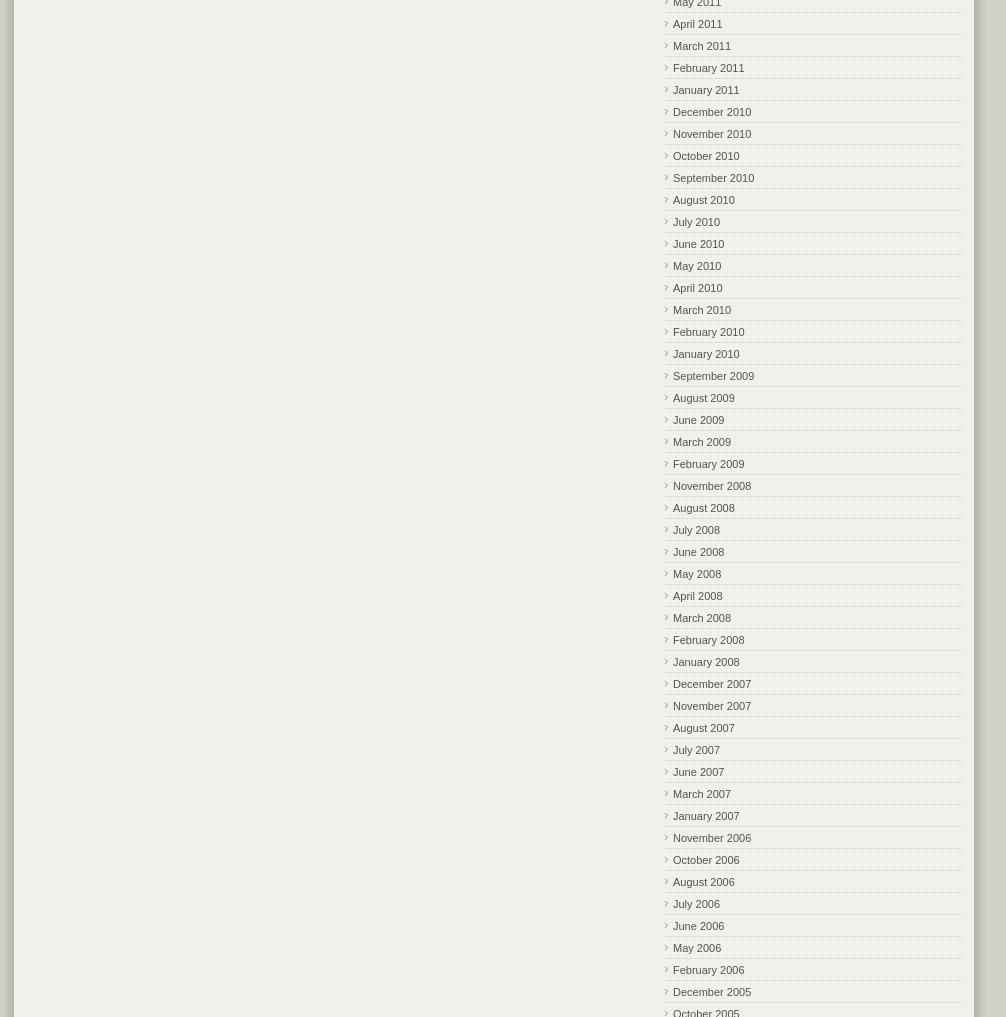 The height and width of the screenshot is (1017, 1006). Describe the element at coordinates (673, 419) in the screenshot. I see `'June 2009'` at that location.